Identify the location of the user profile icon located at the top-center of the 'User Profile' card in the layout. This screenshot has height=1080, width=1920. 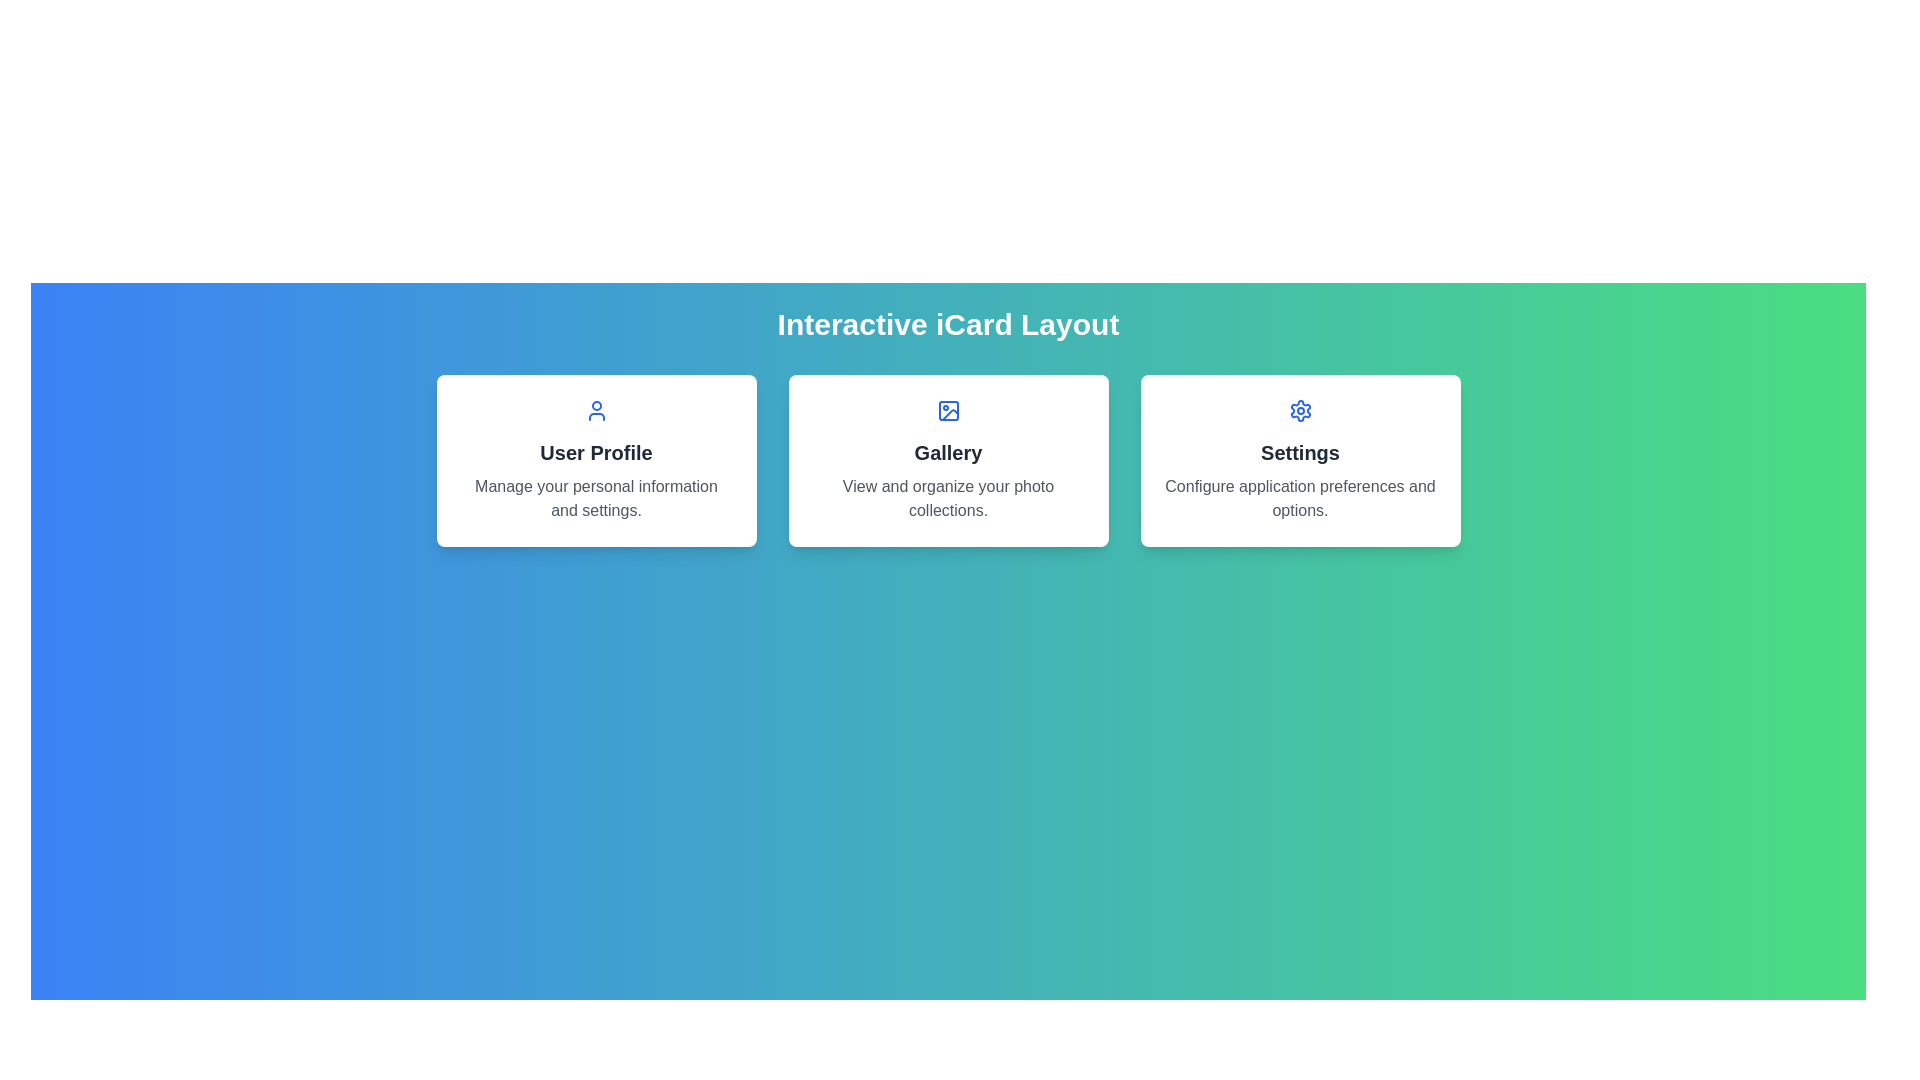
(595, 410).